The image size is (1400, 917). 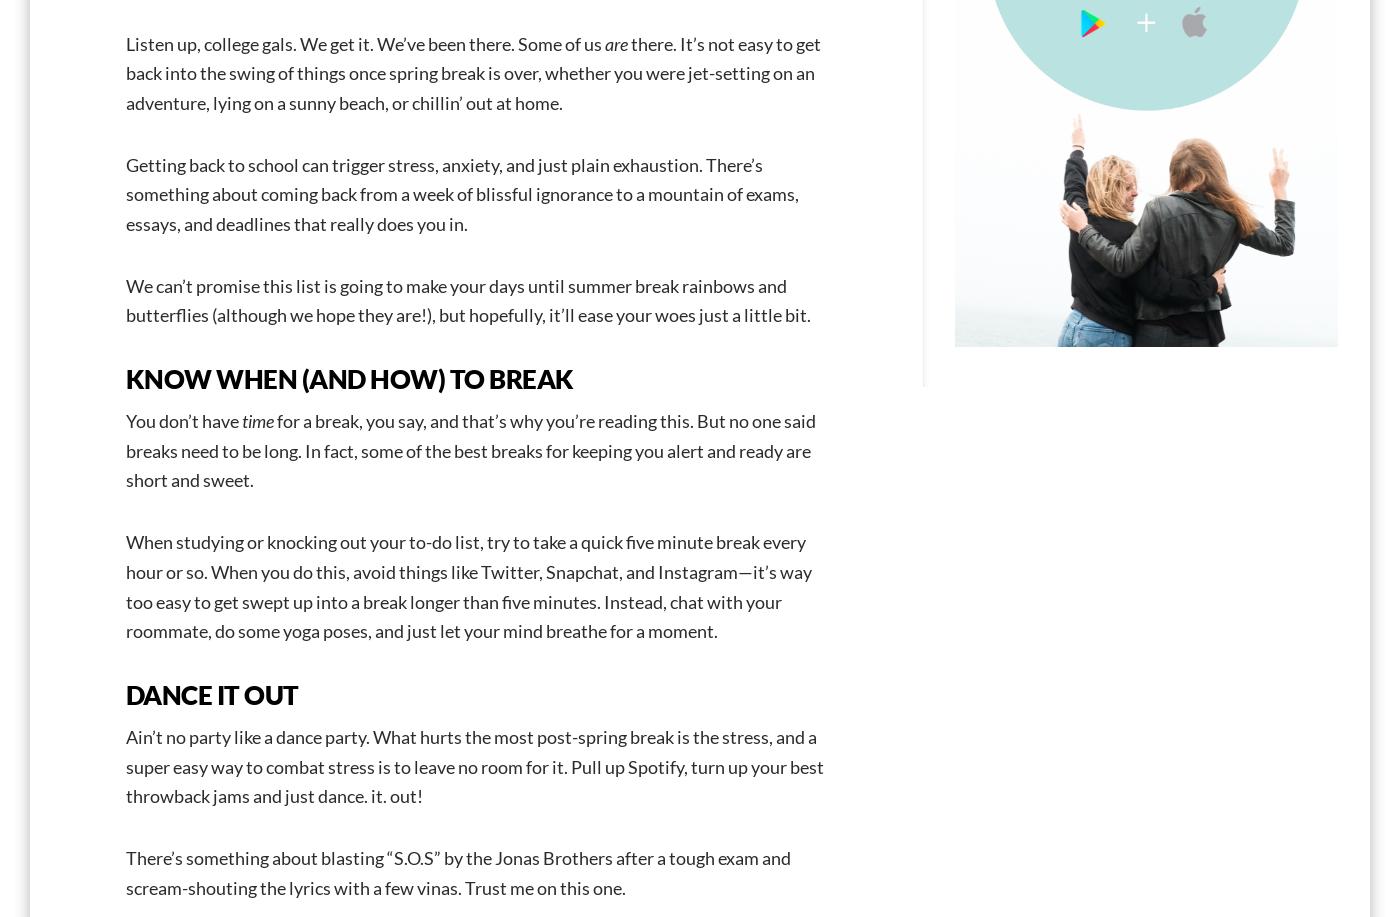 I want to click on 'There’s something about blasting “S.O.S” by the Jonas Brothers after a tough exam and scream-shouting the lyrics with a few vinas. Trust me on this one.', so click(x=458, y=870).